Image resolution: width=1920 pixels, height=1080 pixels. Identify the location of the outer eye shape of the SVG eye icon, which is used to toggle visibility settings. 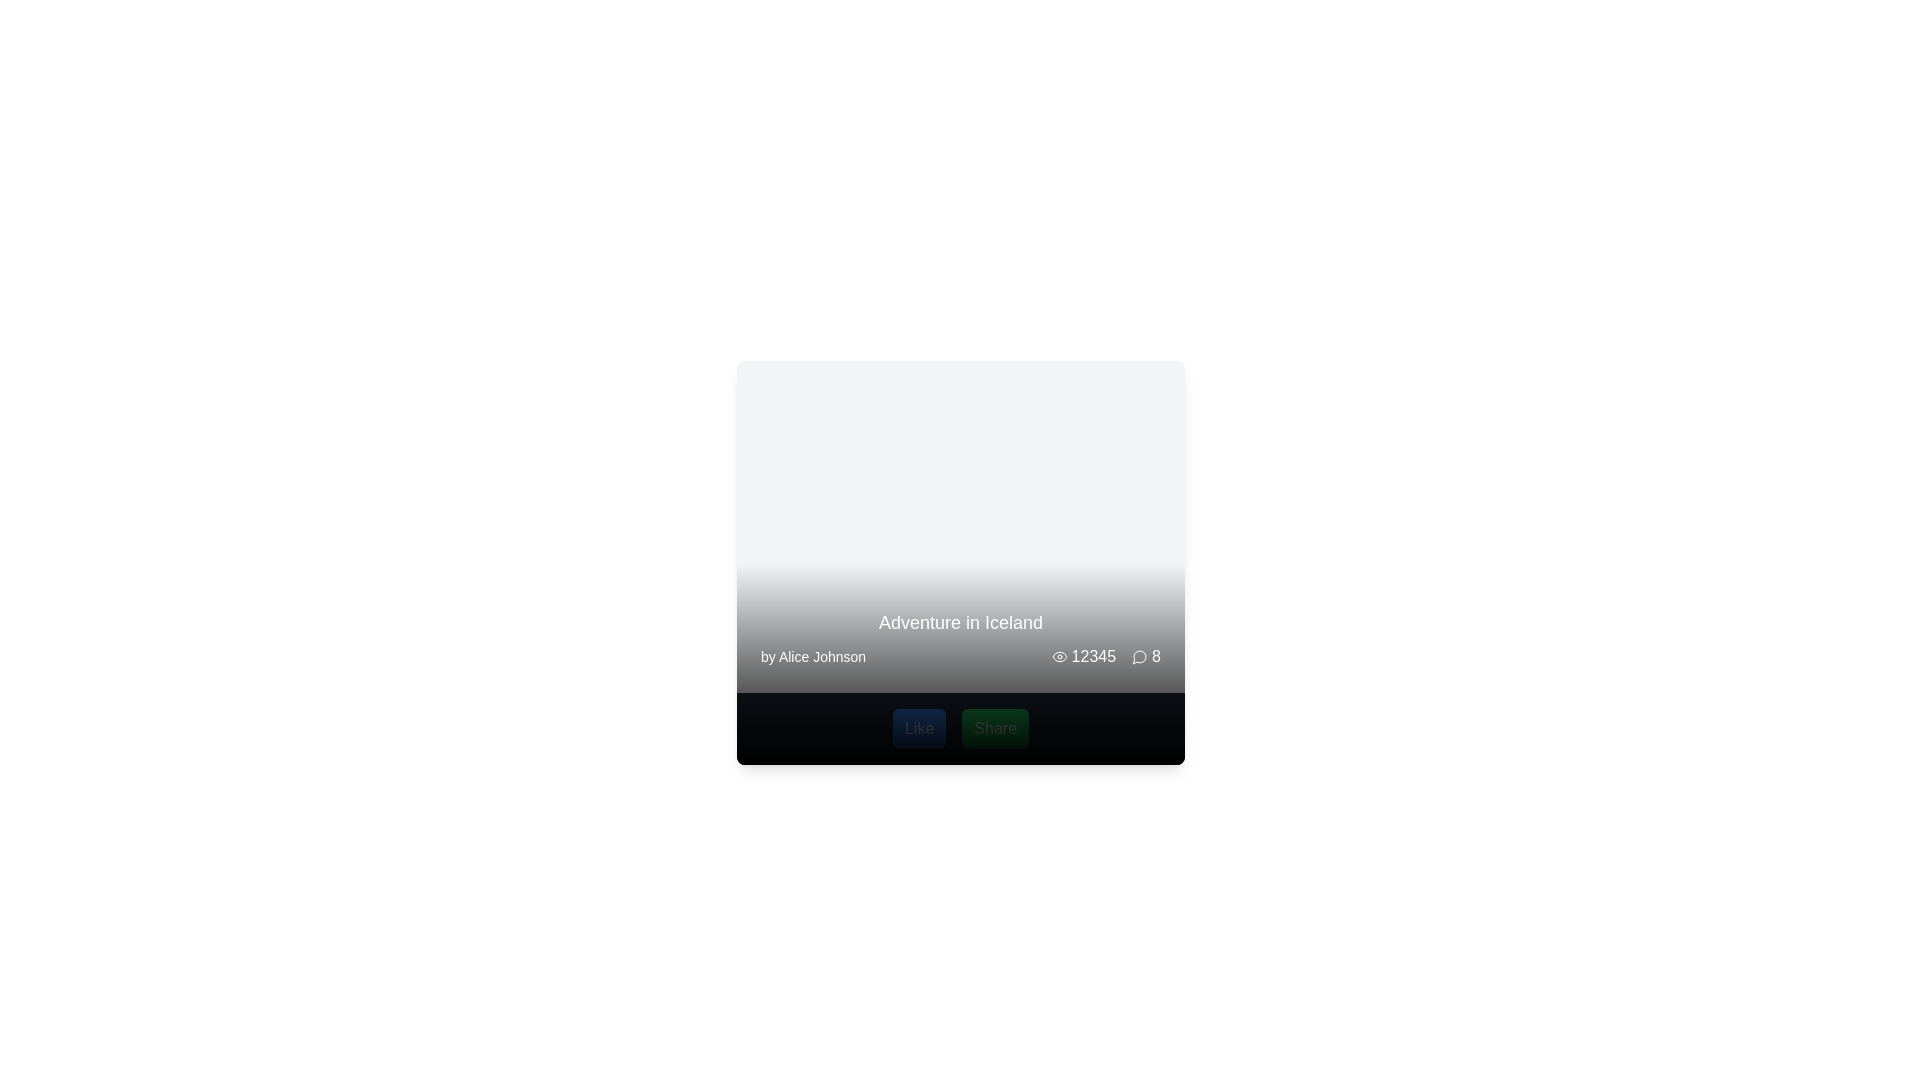
(1058, 656).